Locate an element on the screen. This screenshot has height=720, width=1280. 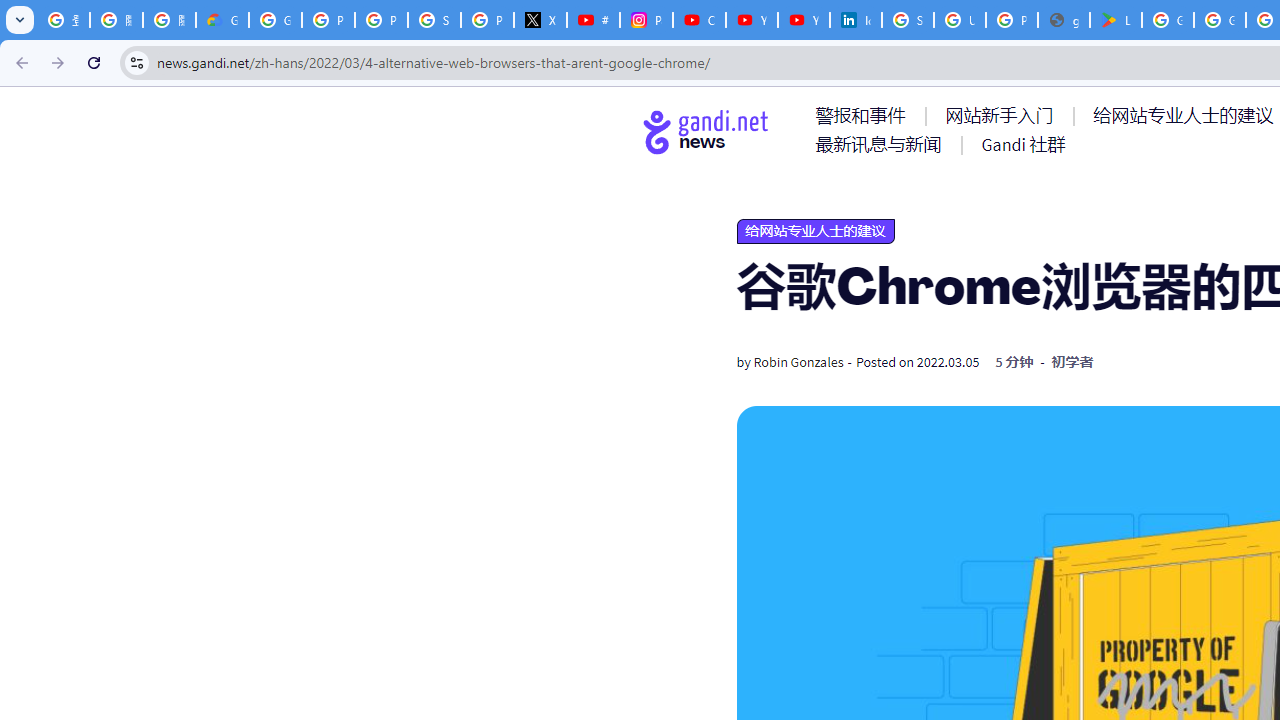
'Privacy Help Center - Policies Help' is located at coordinates (328, 20).